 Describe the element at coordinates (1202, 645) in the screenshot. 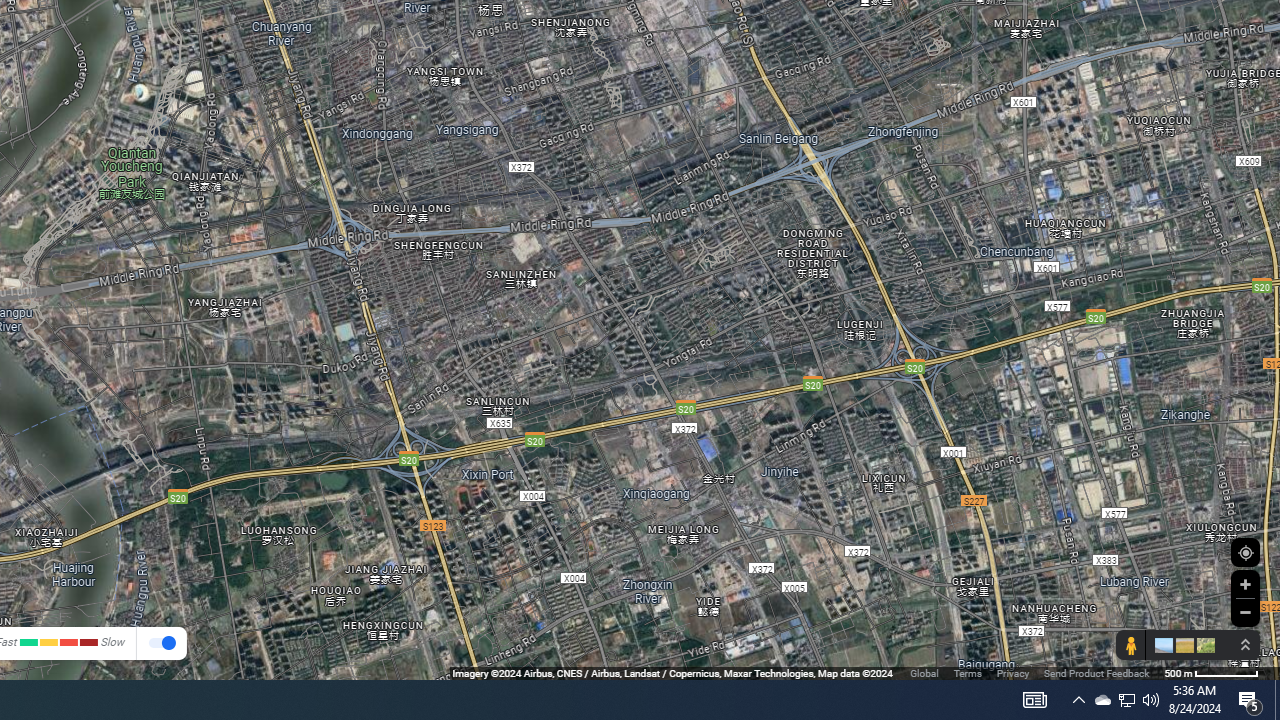

I see `'Show imagery'` at that location.